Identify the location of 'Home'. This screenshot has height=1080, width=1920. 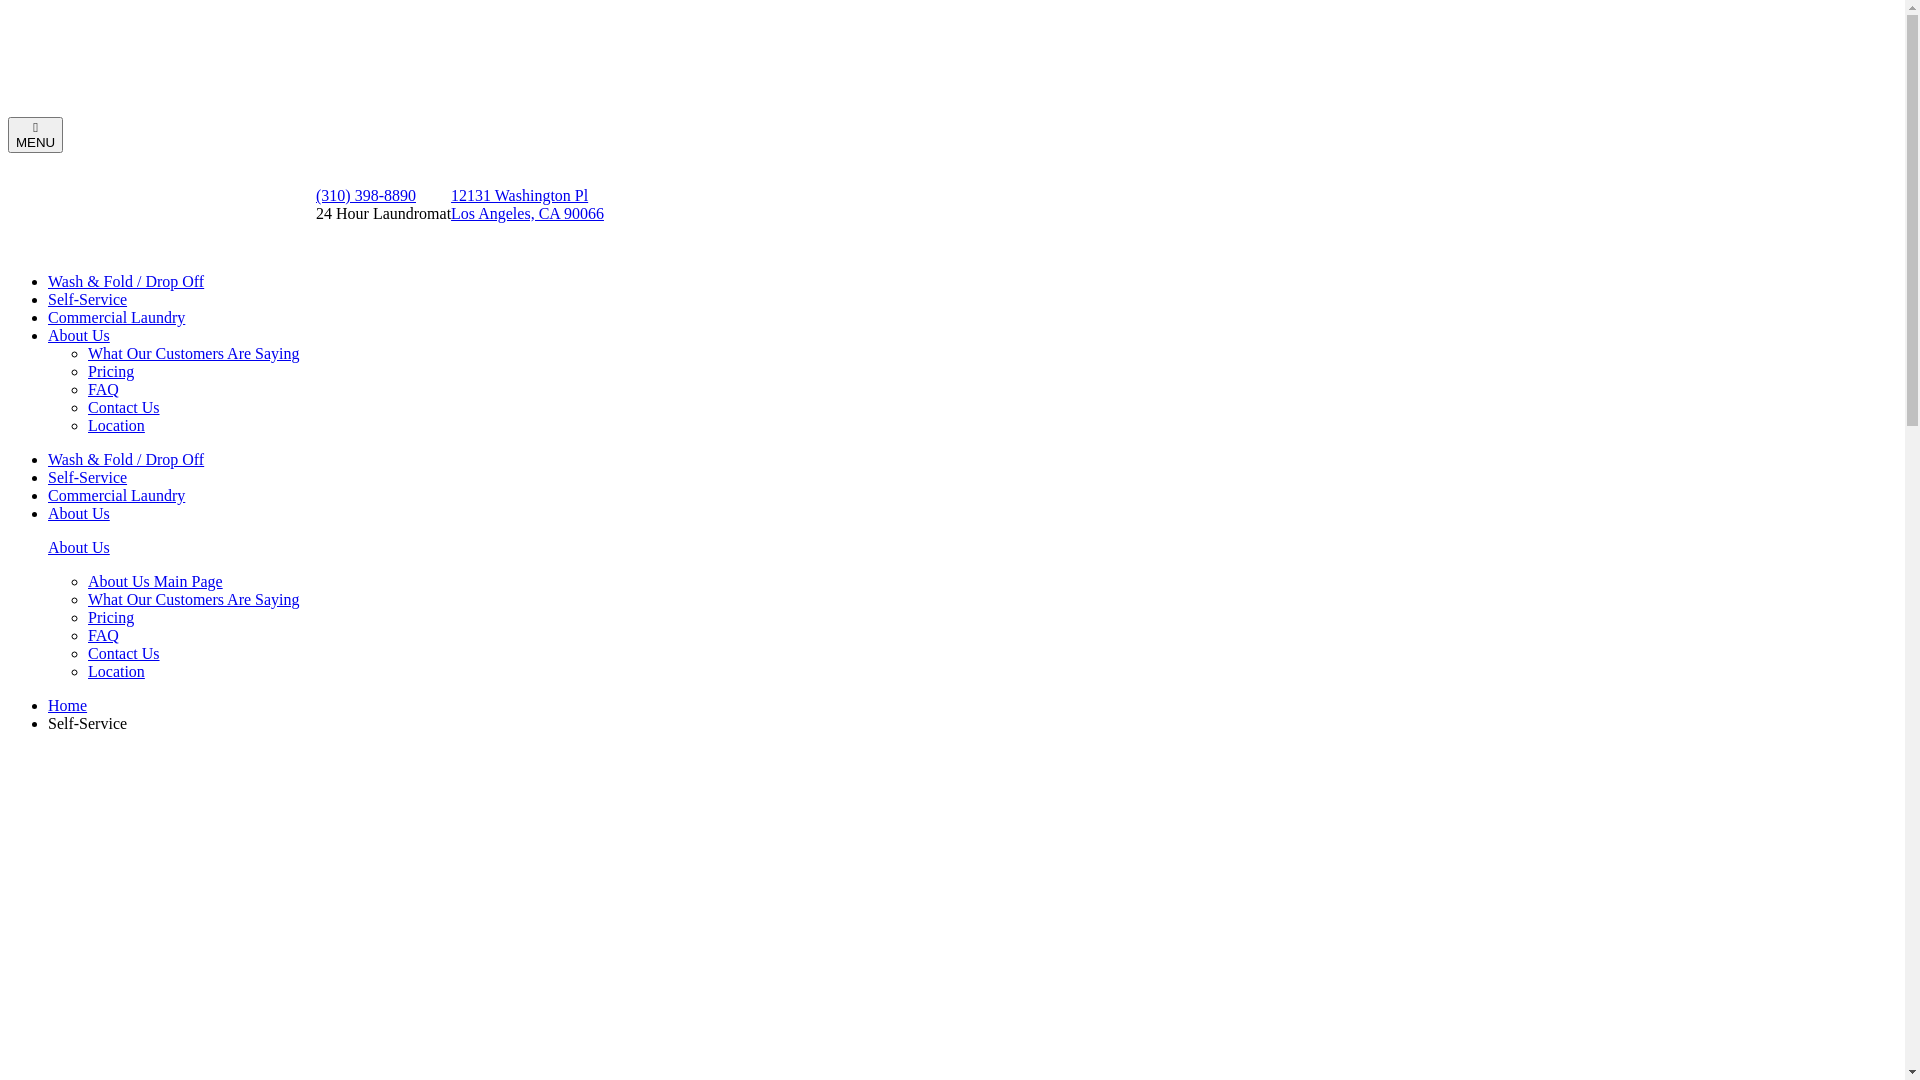
(48, 704).